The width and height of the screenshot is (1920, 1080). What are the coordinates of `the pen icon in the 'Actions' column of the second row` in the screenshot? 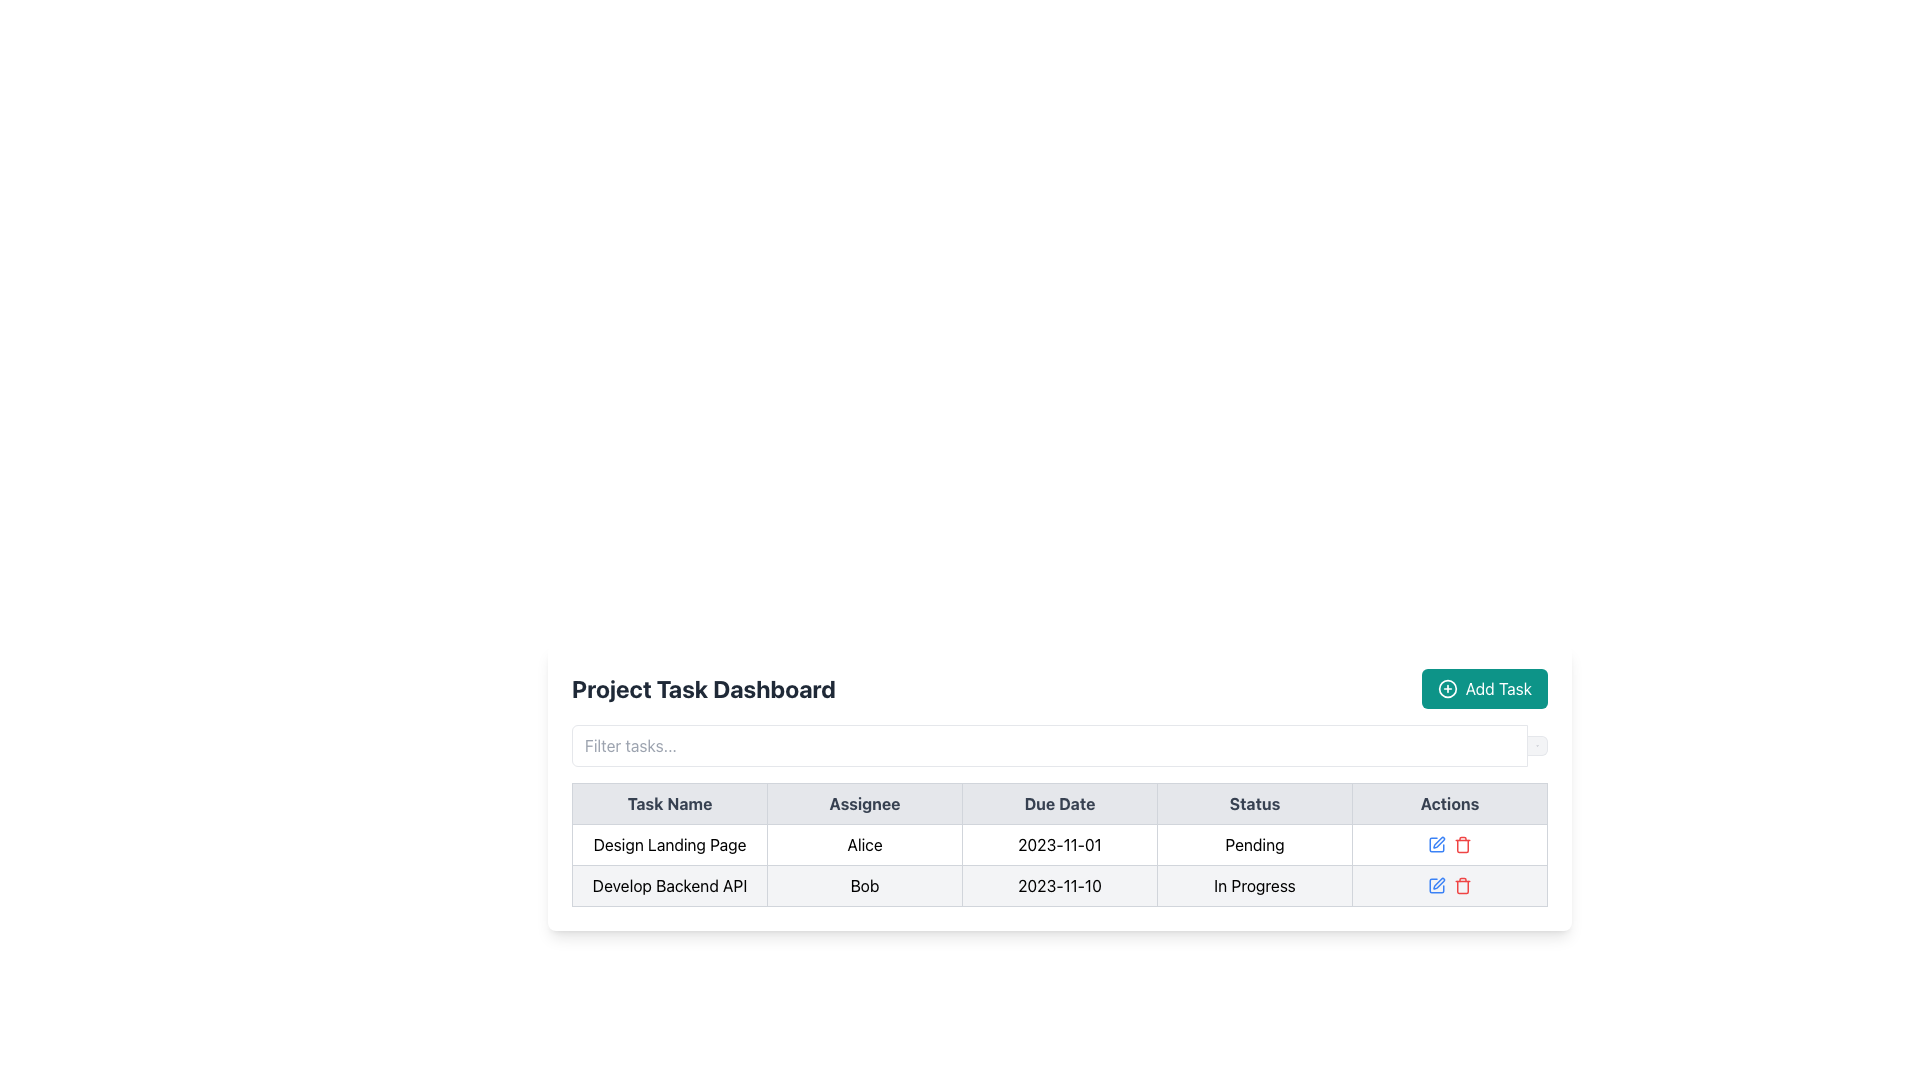 It's located at (1438, 882).